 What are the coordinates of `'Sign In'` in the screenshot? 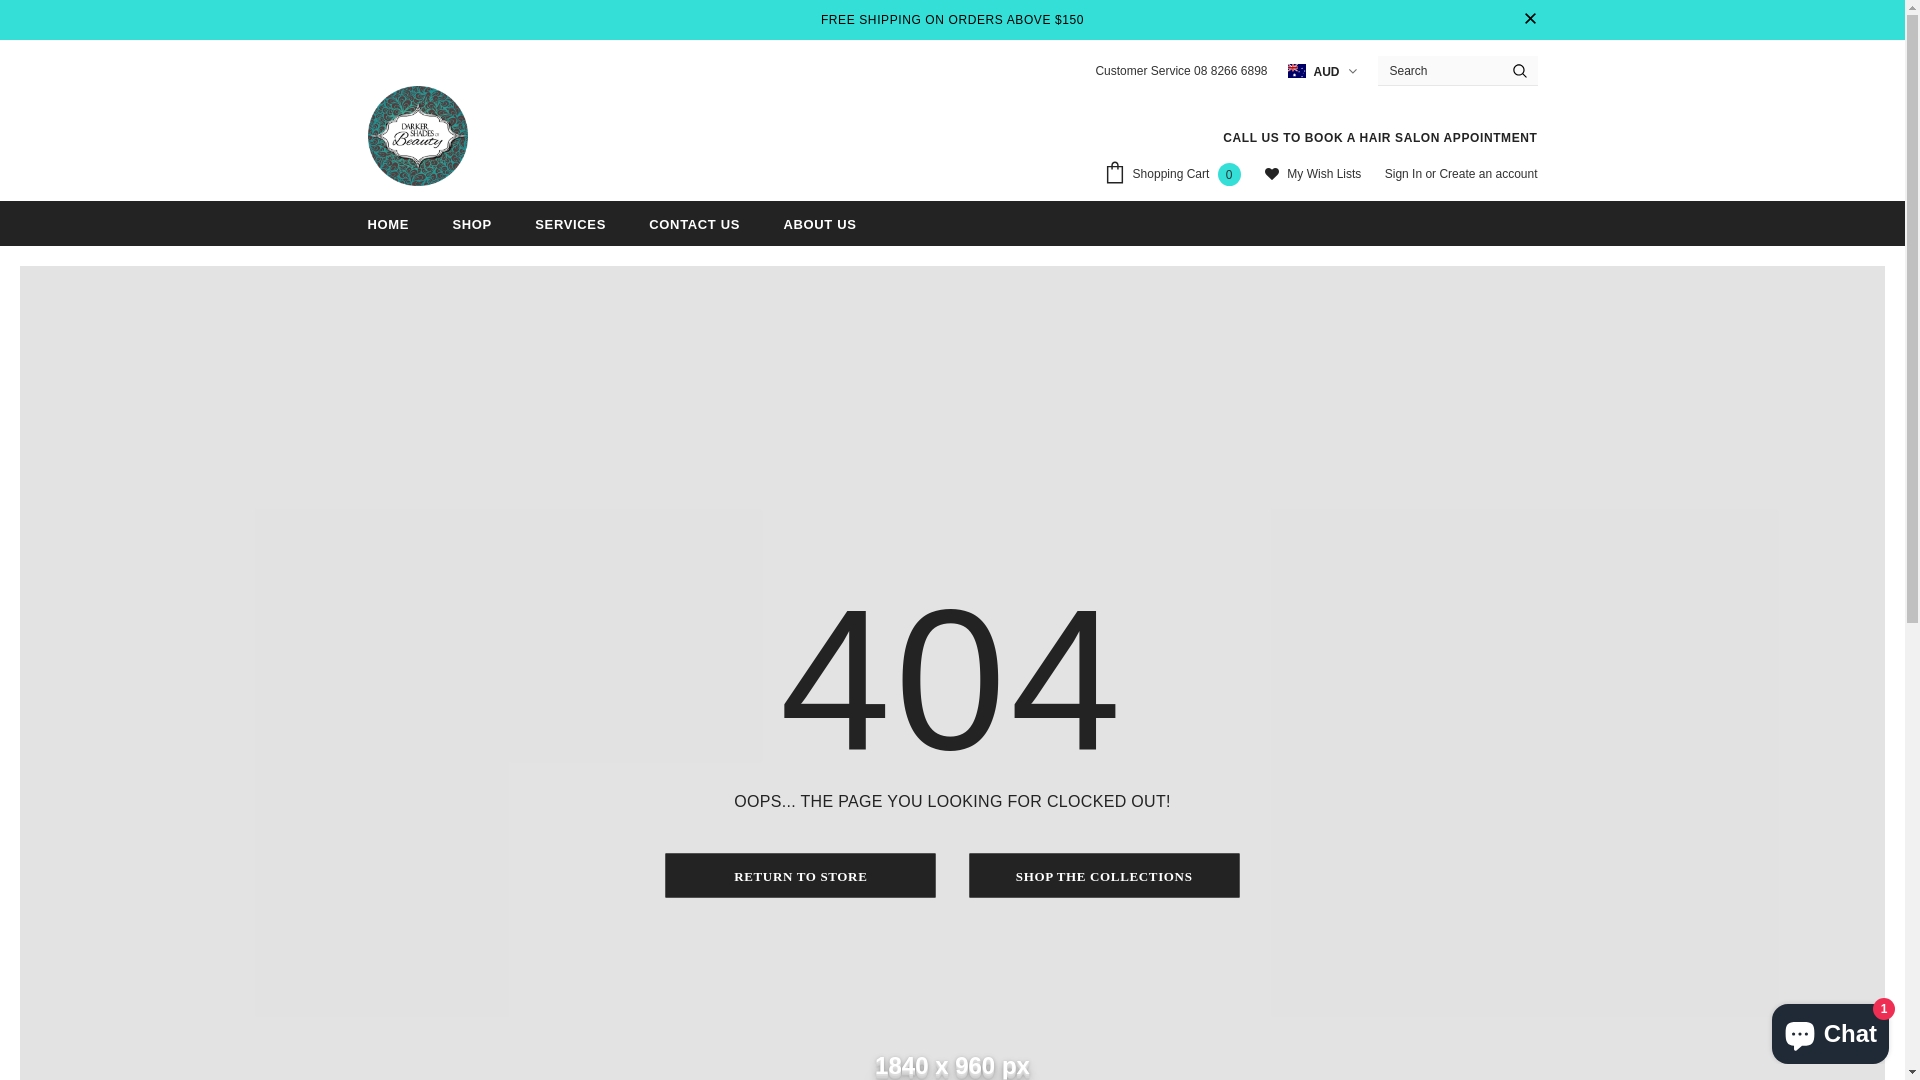 It's located at (1404, 172).